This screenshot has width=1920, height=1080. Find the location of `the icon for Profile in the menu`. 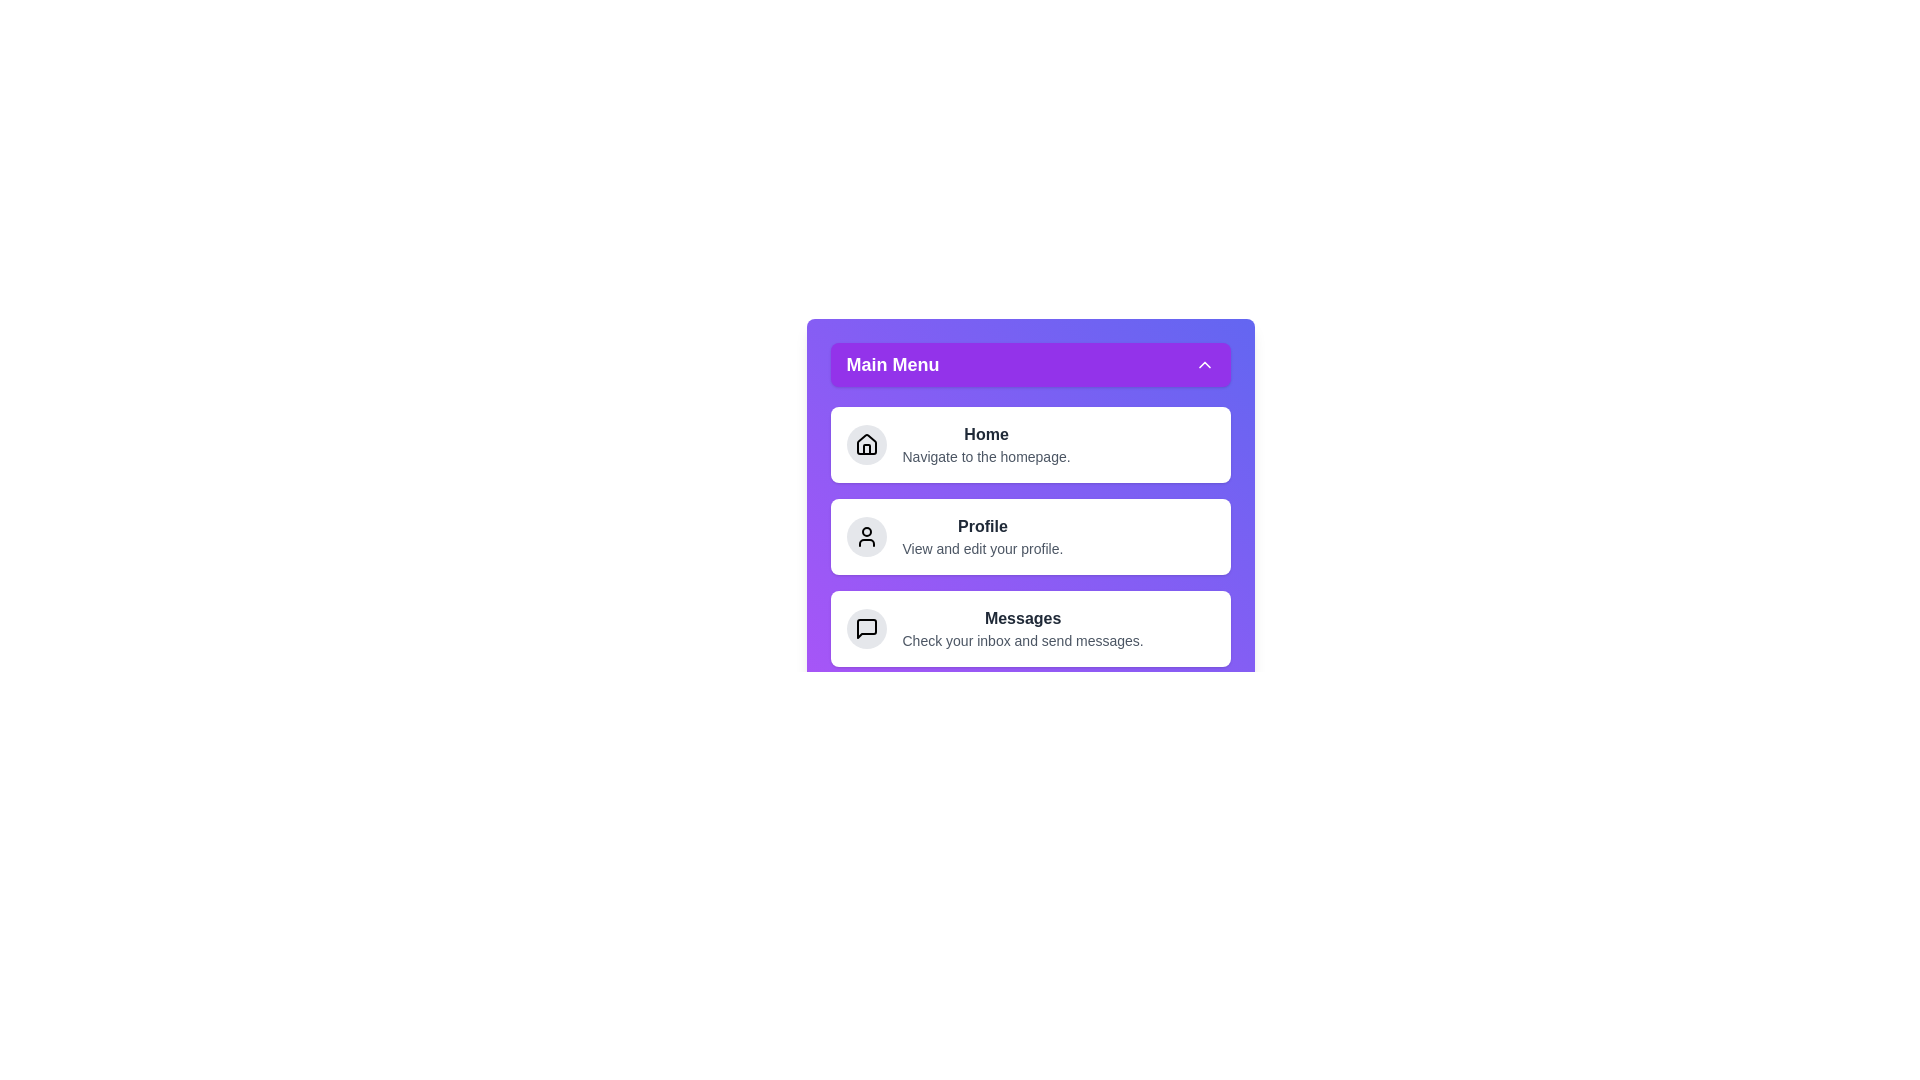

the icon for Profile in the menu is located at coordinates (866, 535).